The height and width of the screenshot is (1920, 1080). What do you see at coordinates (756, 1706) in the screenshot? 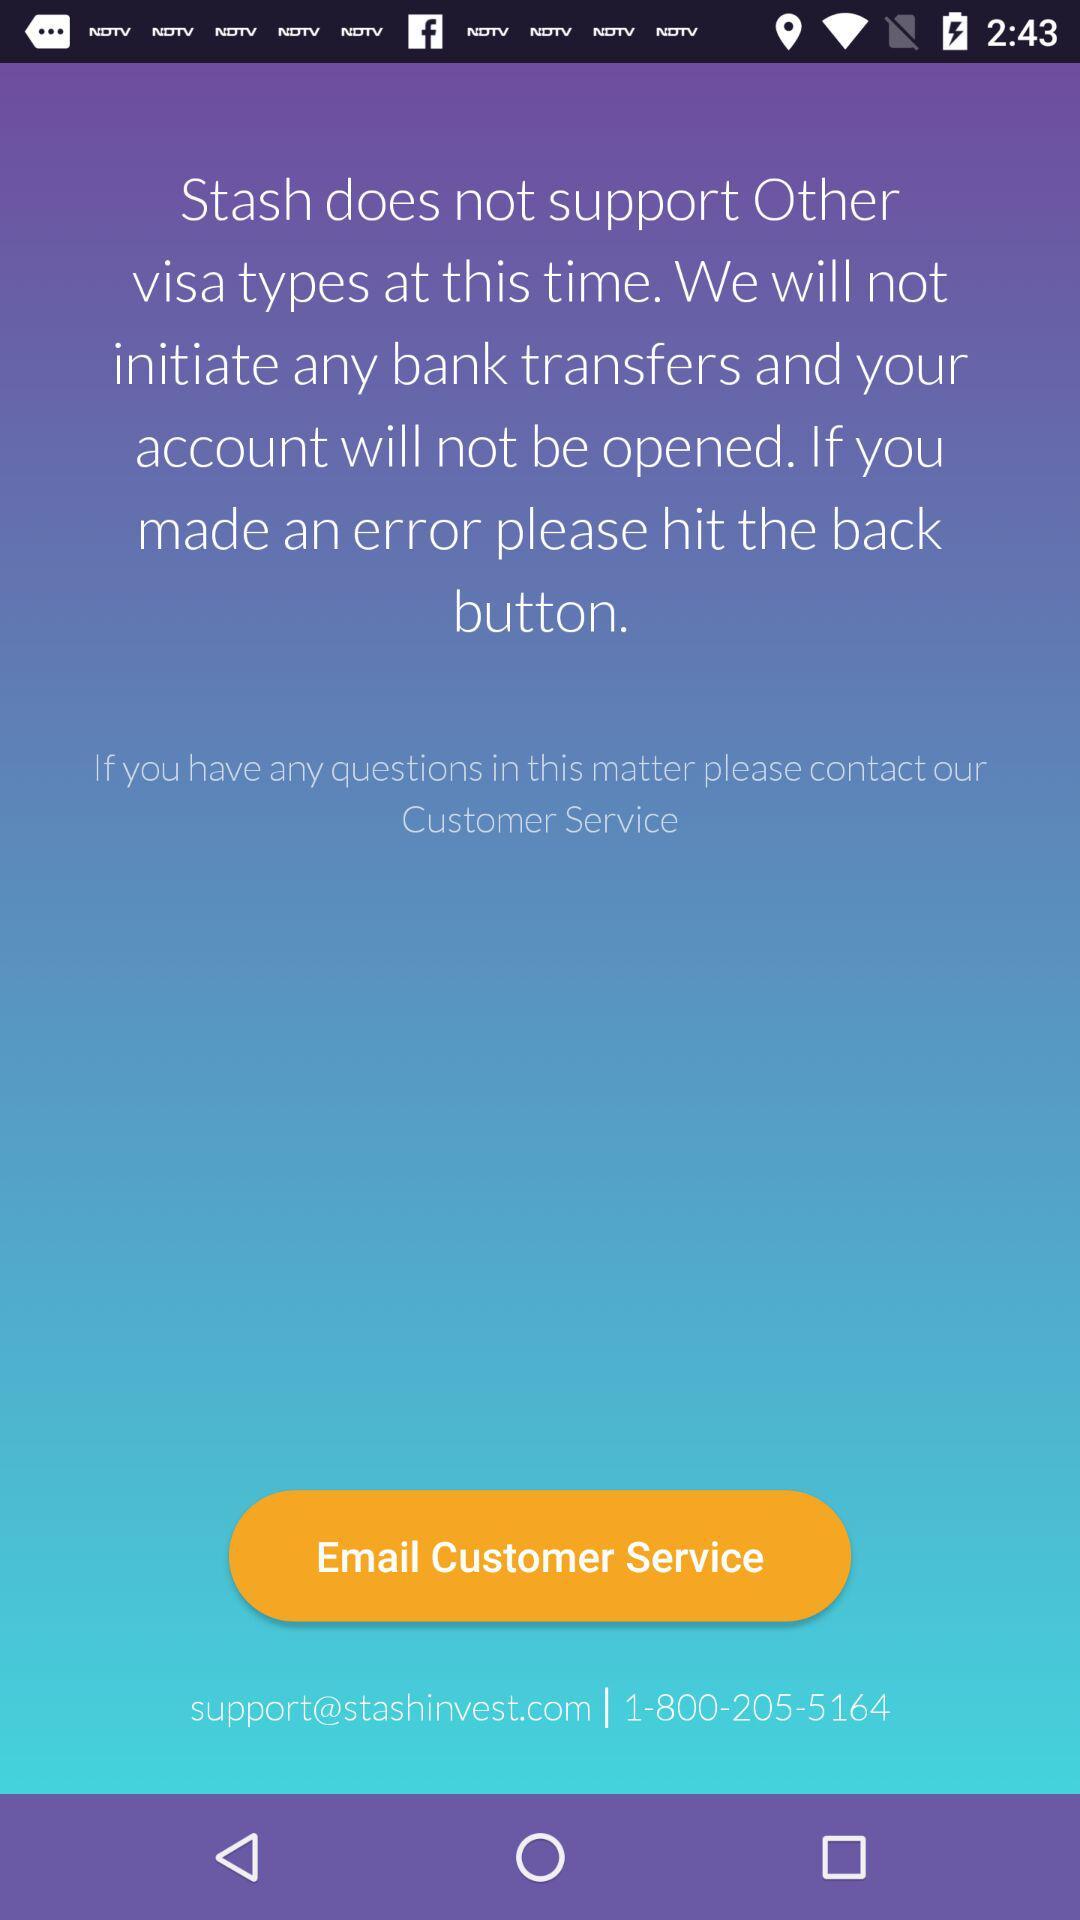
I see `the item below email customer service item` at bounding box center [756, 1706].